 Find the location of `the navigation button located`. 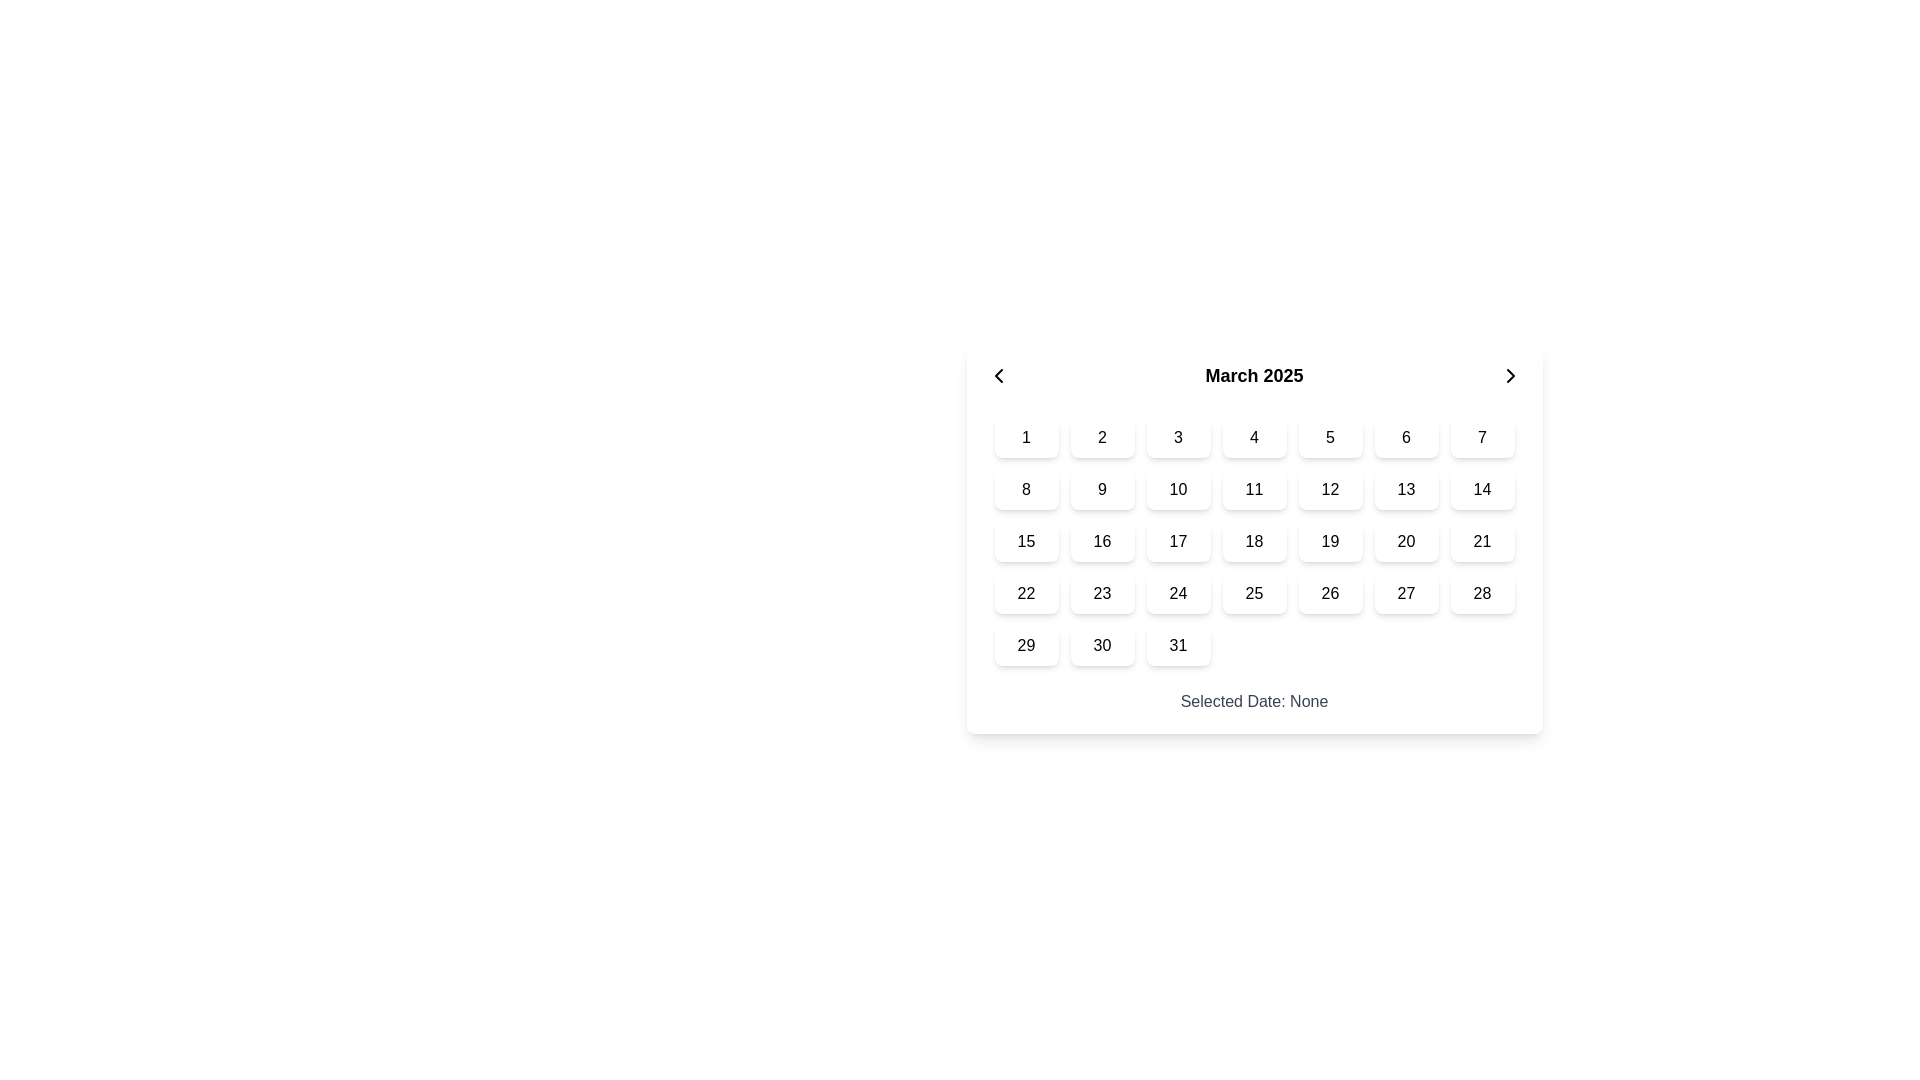

the navigation button located is located at coordinates (998, 375).